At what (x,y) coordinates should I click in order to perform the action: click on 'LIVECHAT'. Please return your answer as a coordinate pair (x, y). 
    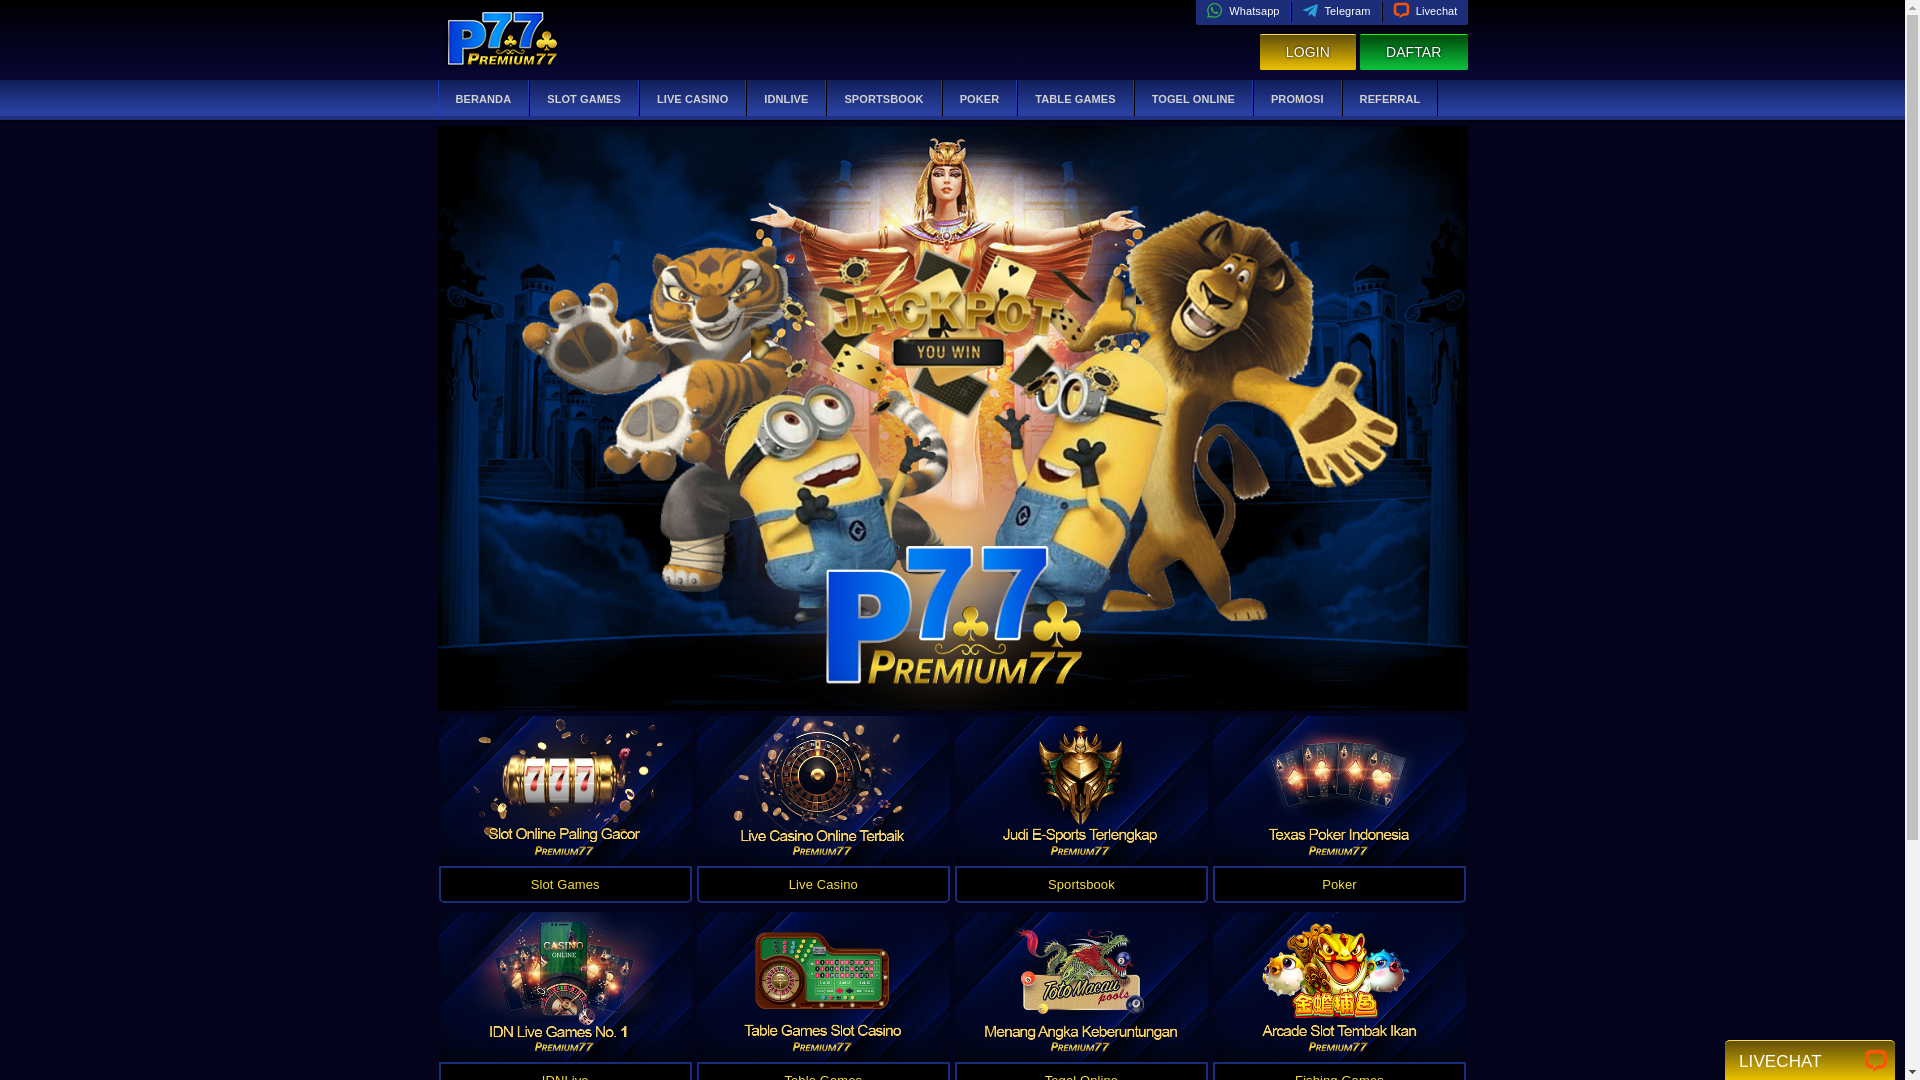
    Looking at the image, I should click on (1737, 1058).